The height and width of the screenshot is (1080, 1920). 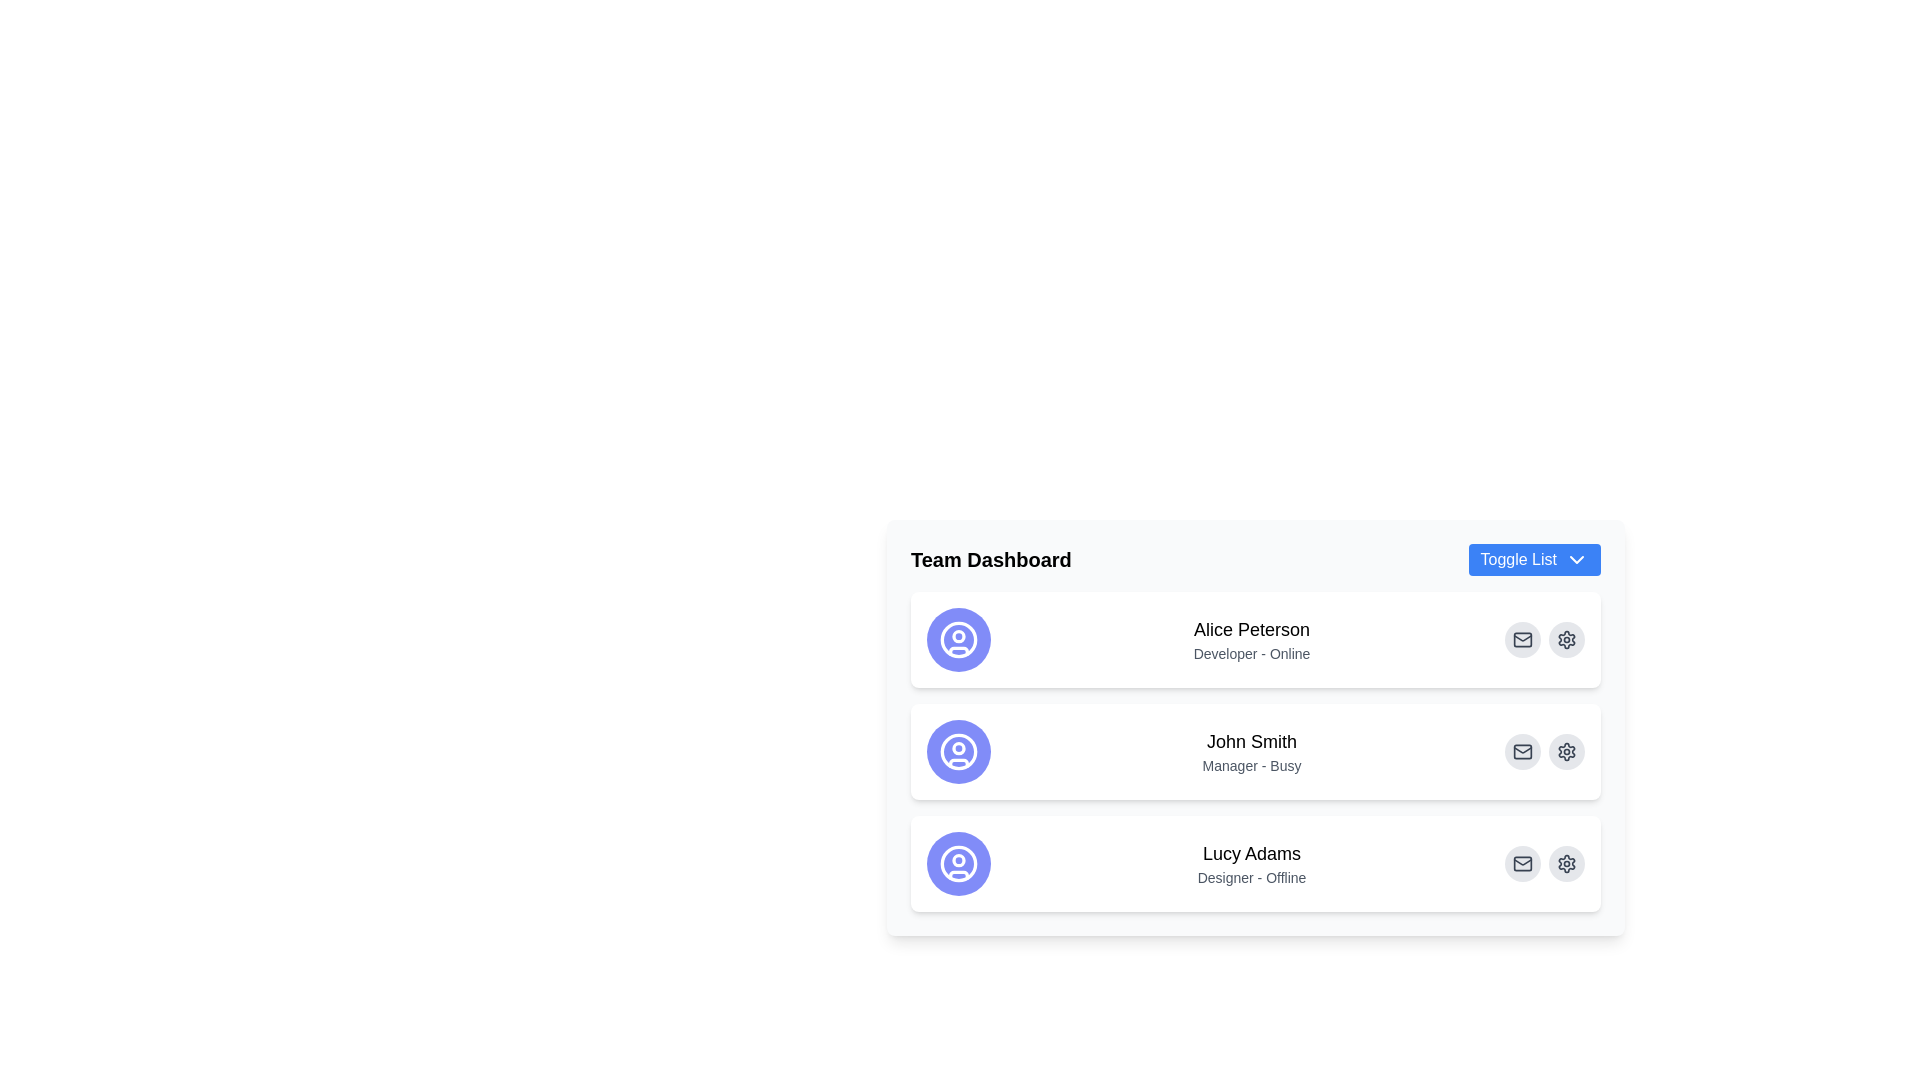 What do you see at coordinates (1251, 741) in the screenshot?
I see `name displayed as 'John Smith' in bold font located in the second entry of the user list in the 'Team Dashboard', positioned above 'Manager - Busy'` at bounding box center [1251, 741].